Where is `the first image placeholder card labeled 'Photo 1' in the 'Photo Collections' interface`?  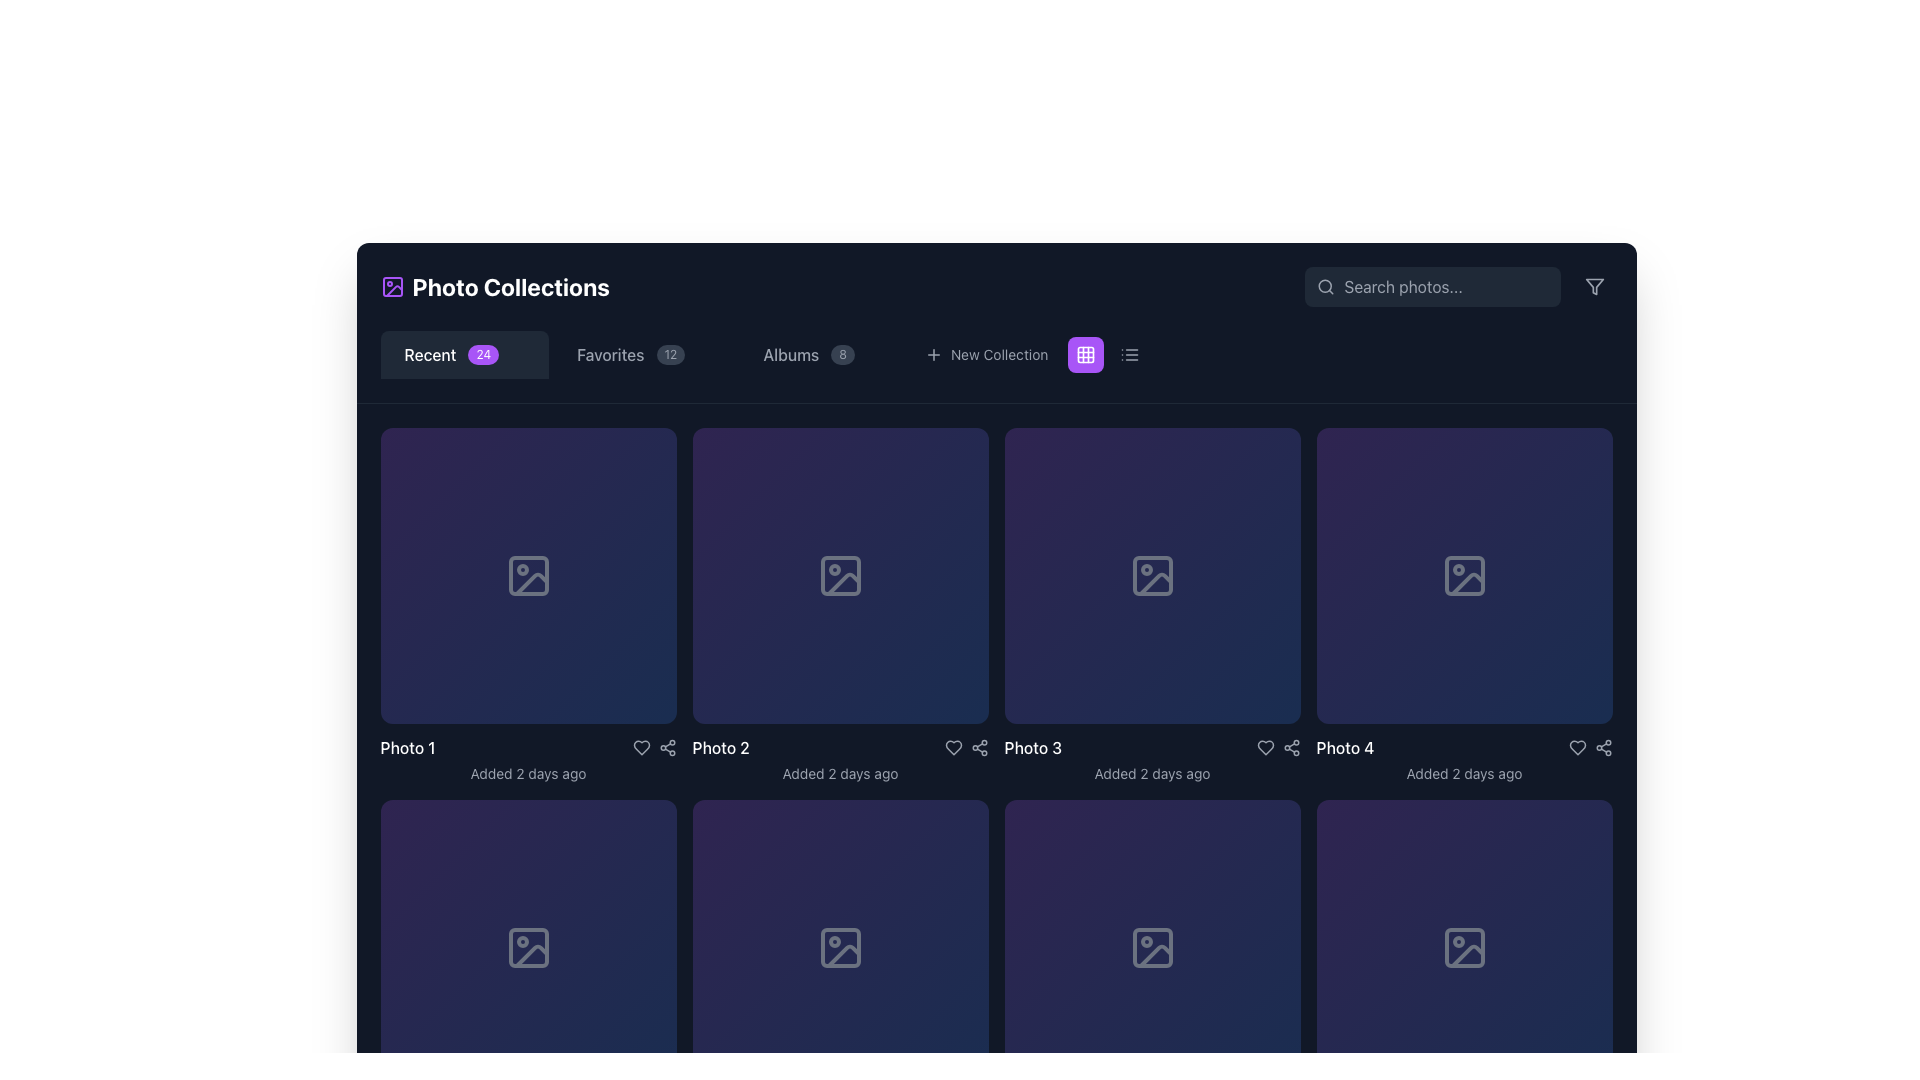 the first image placeholder card labeled 'Photo 1' in the 'Photo Collections' interface is located at coordinates (528, 575).